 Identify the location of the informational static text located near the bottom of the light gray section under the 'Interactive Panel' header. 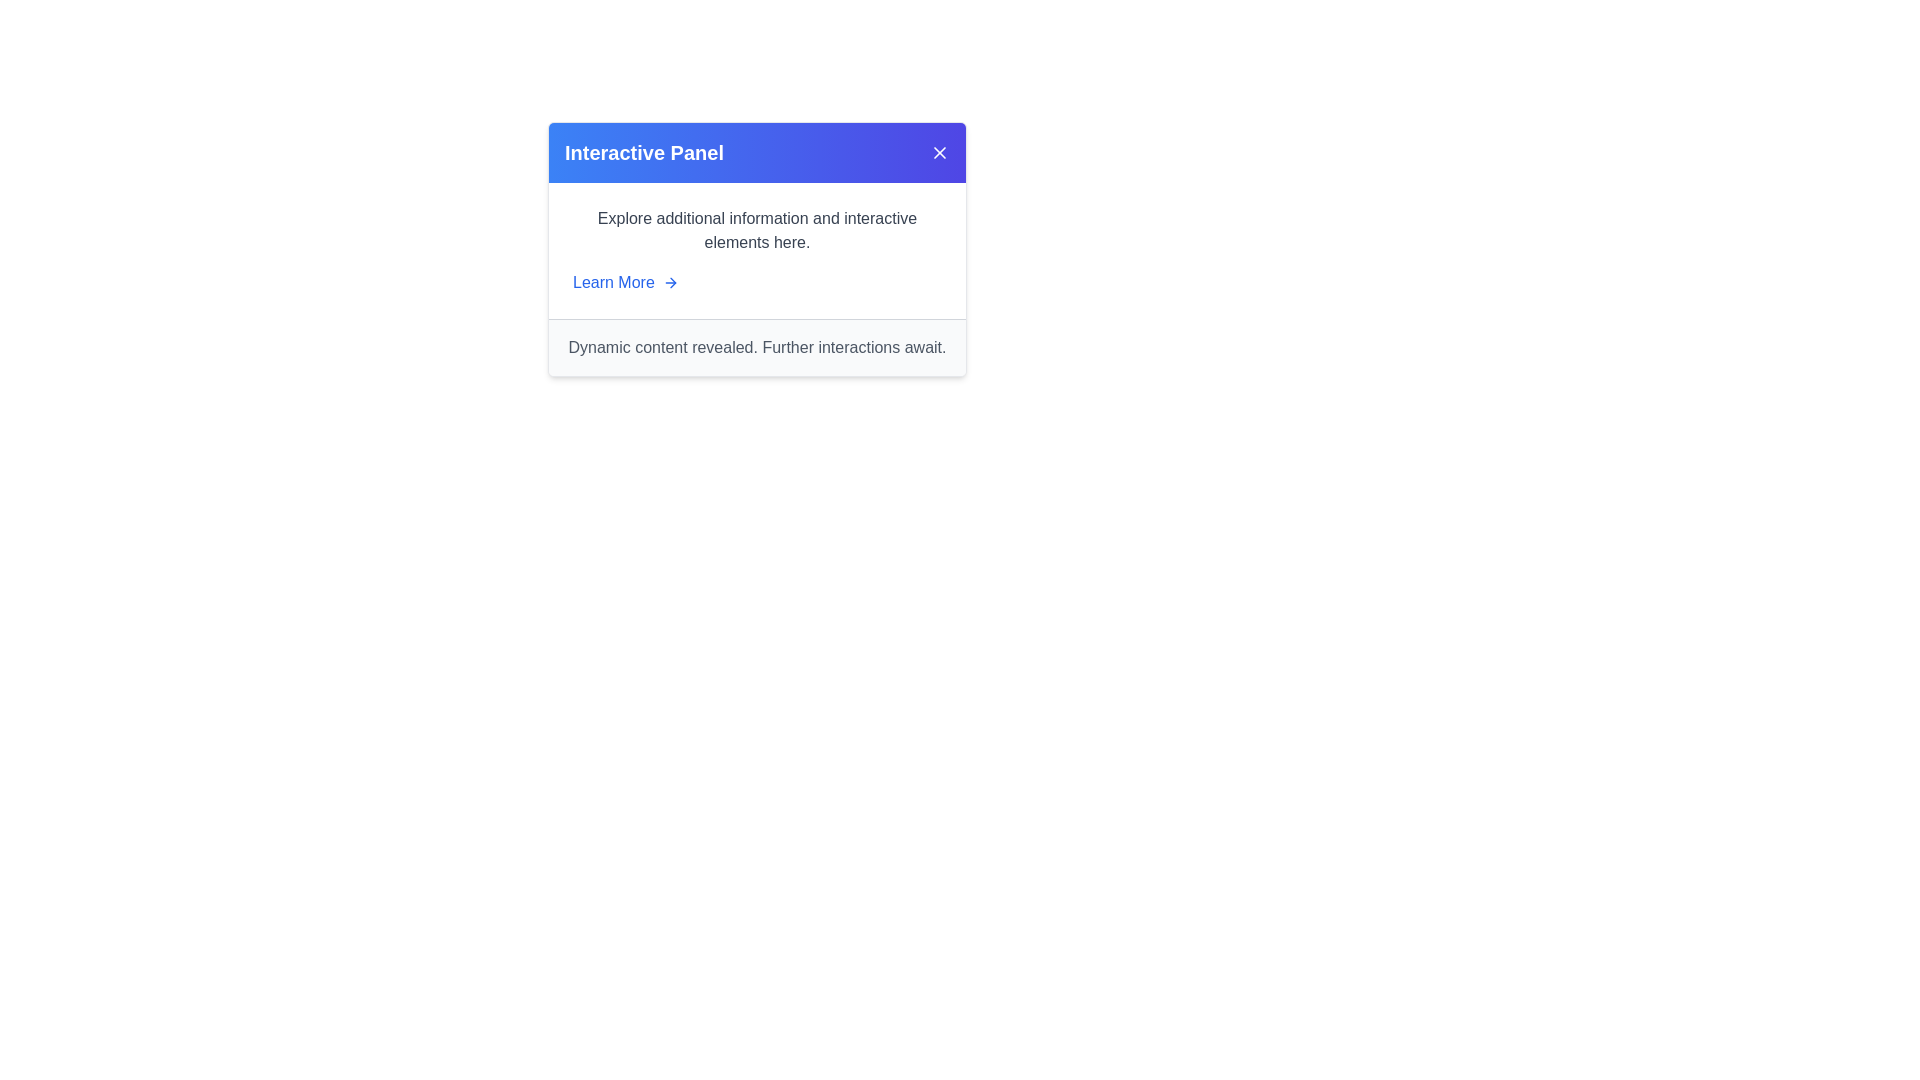
(756, 346).